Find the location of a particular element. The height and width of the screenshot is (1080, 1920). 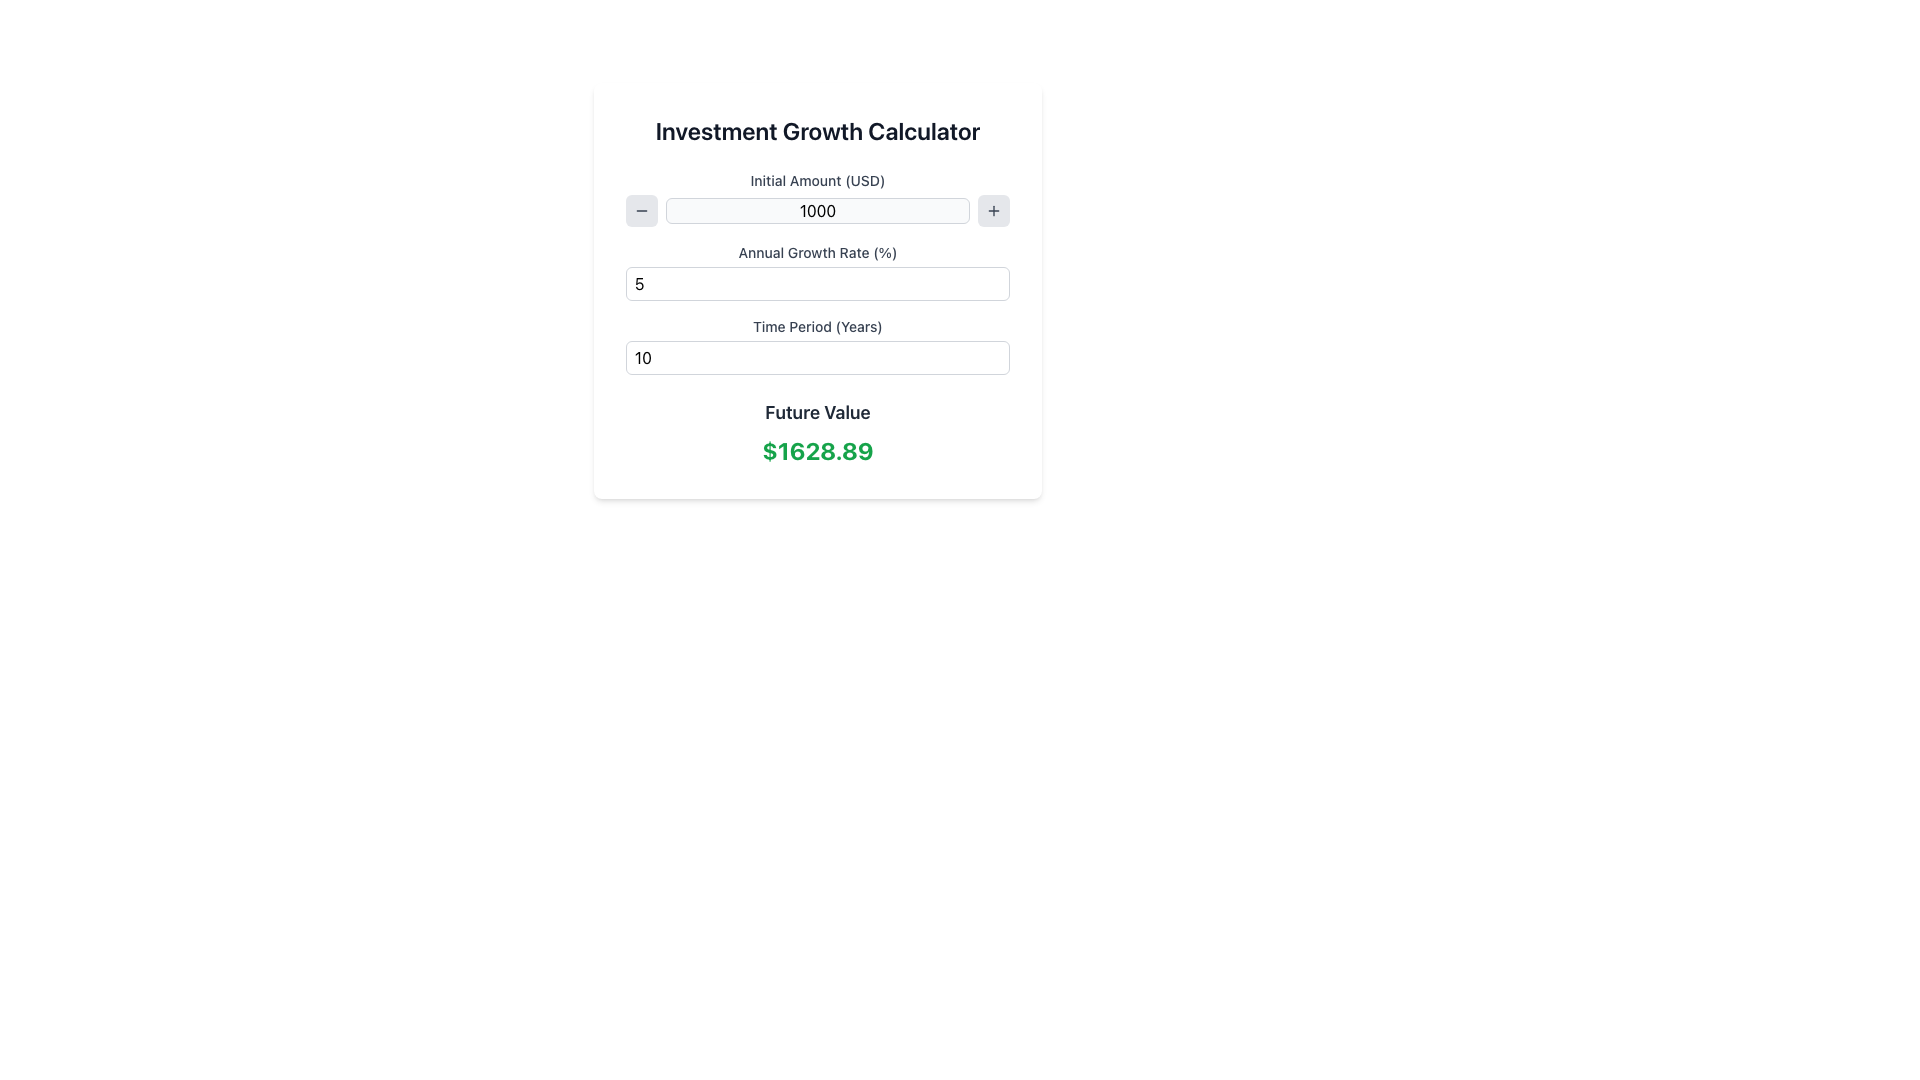

the Static text display that shows 'Future Value' and the monetary value '$1628.89' is located at coordinates (817, 431).